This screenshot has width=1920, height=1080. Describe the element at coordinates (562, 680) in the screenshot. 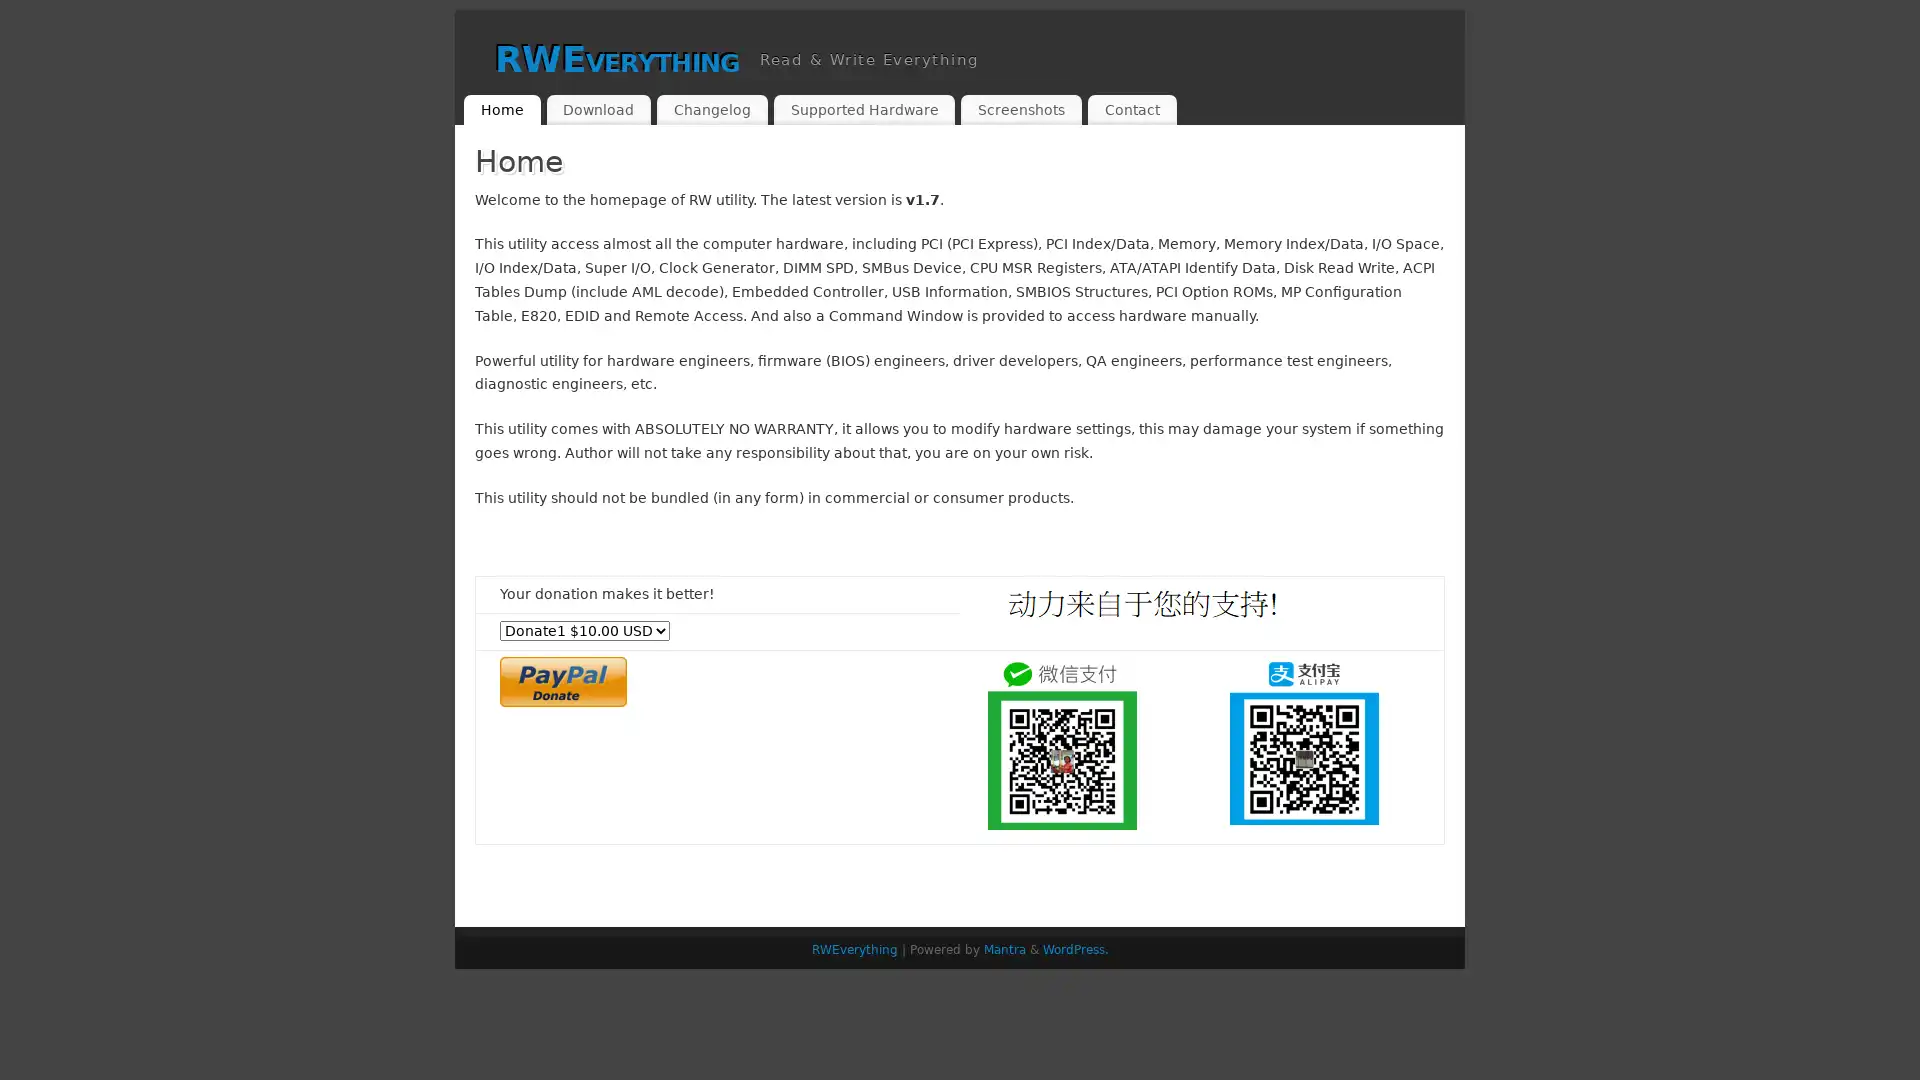

I see `PayPal - The safer, easier way to pay online!` at that location.